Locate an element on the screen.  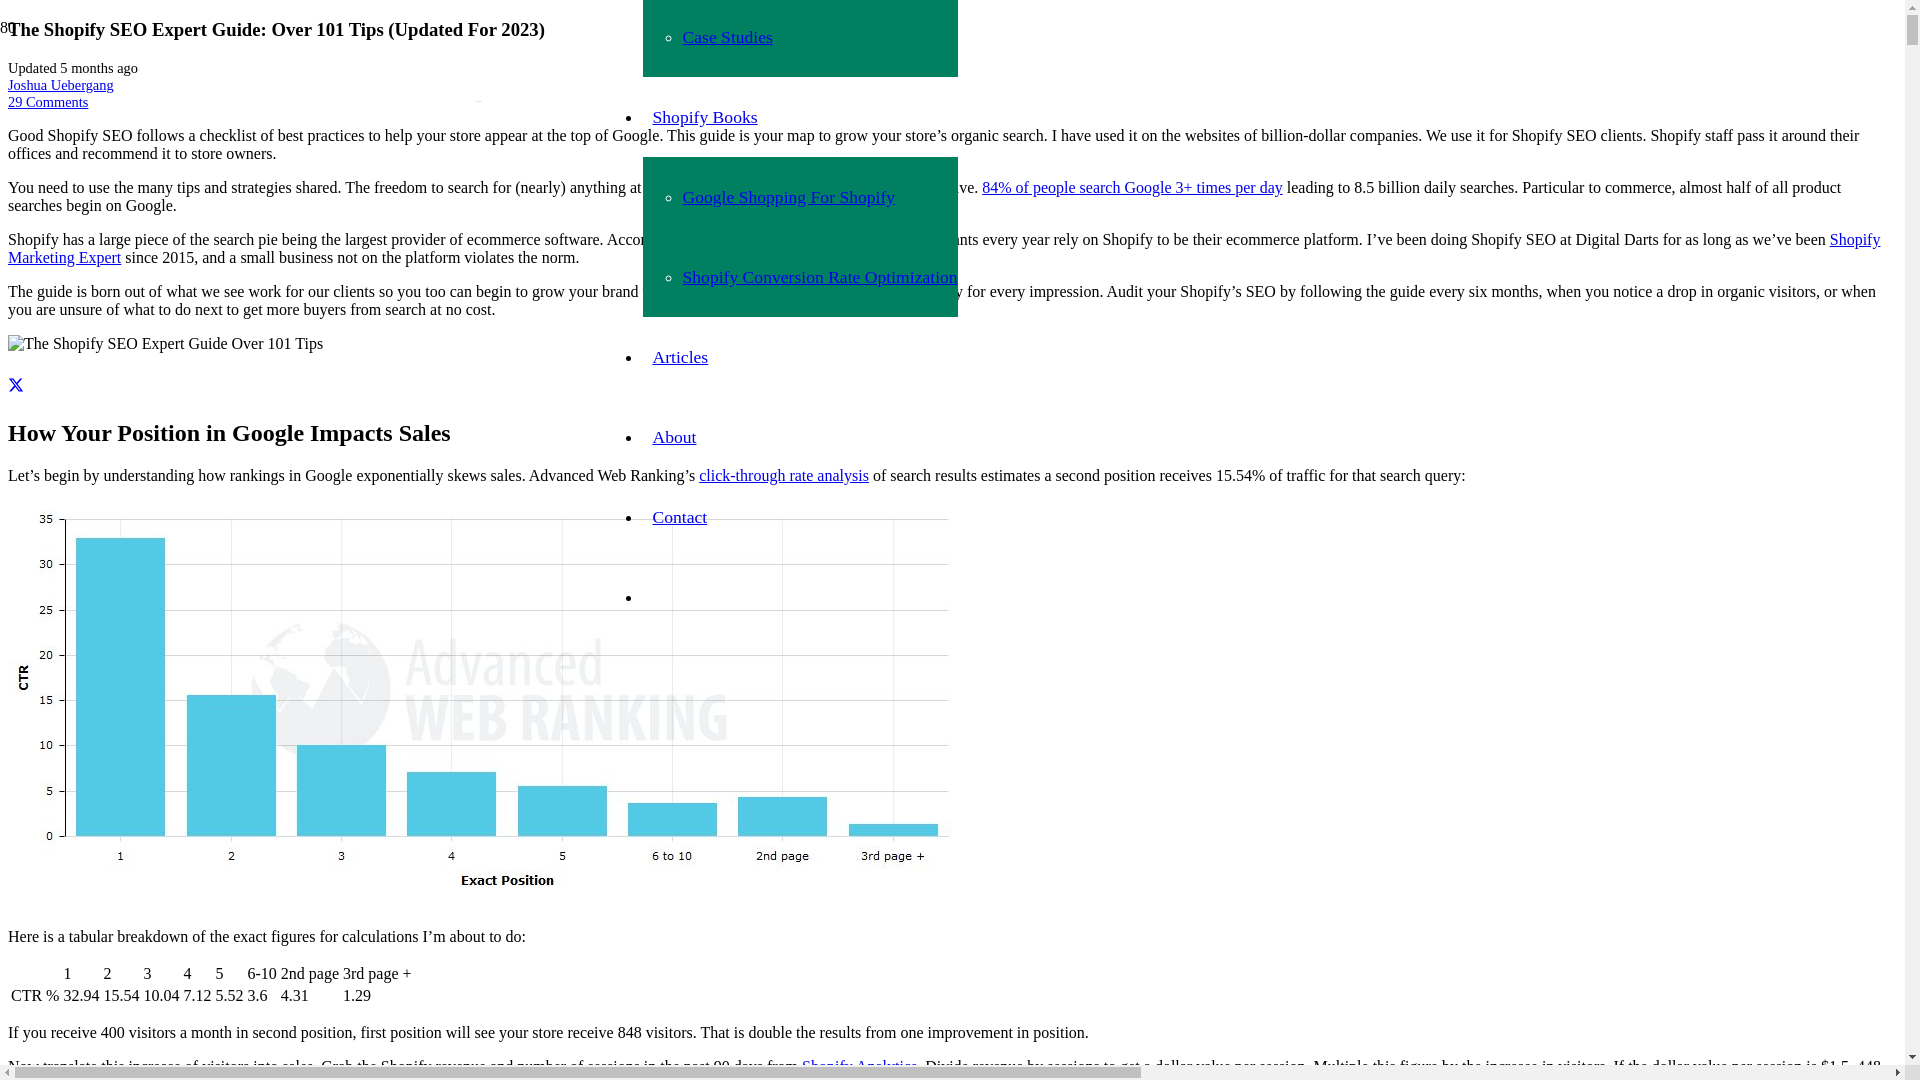
'Shopify Marketing Expert' is located at coordinates (943, 247).